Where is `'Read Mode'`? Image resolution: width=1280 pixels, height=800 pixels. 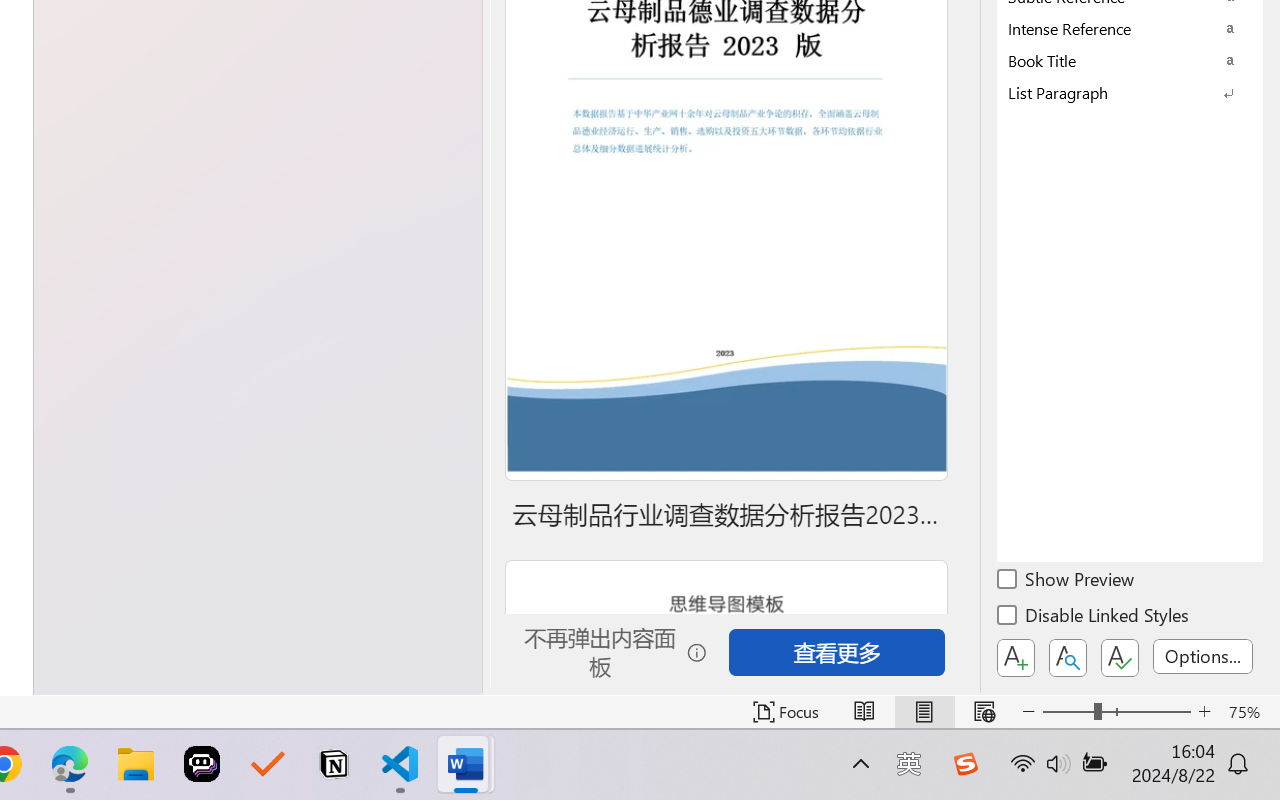
'Read Mode' is located at coordinates (864, 711).